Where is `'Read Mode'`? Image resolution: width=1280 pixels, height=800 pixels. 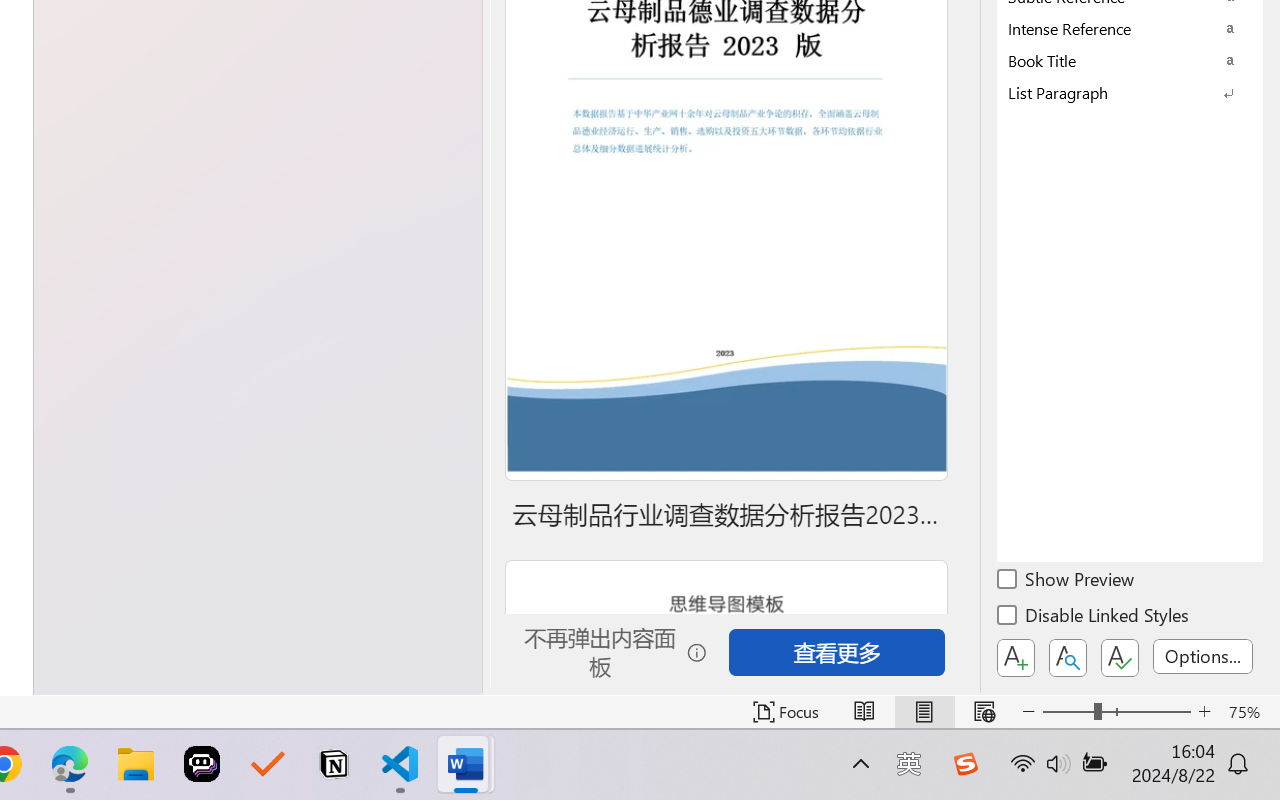
'Read Mode' is located at coordinates (864, 711).